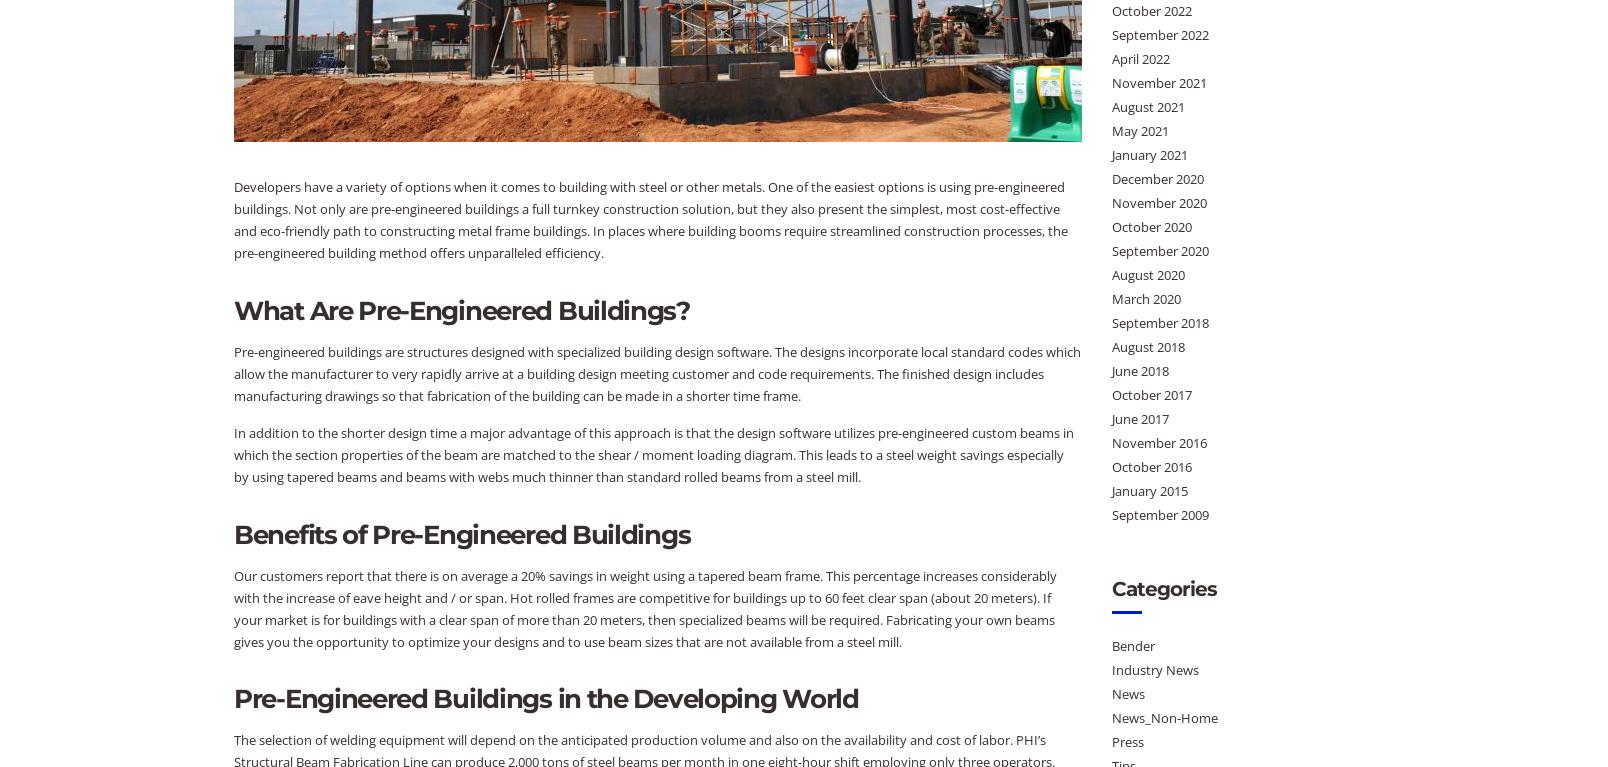 The width and height of the screenshot is (1608, 767). What do you see at coordinates (1159, 32) in the screenshot?
I see `'September 2022'` at bounding box center [1159, 32].